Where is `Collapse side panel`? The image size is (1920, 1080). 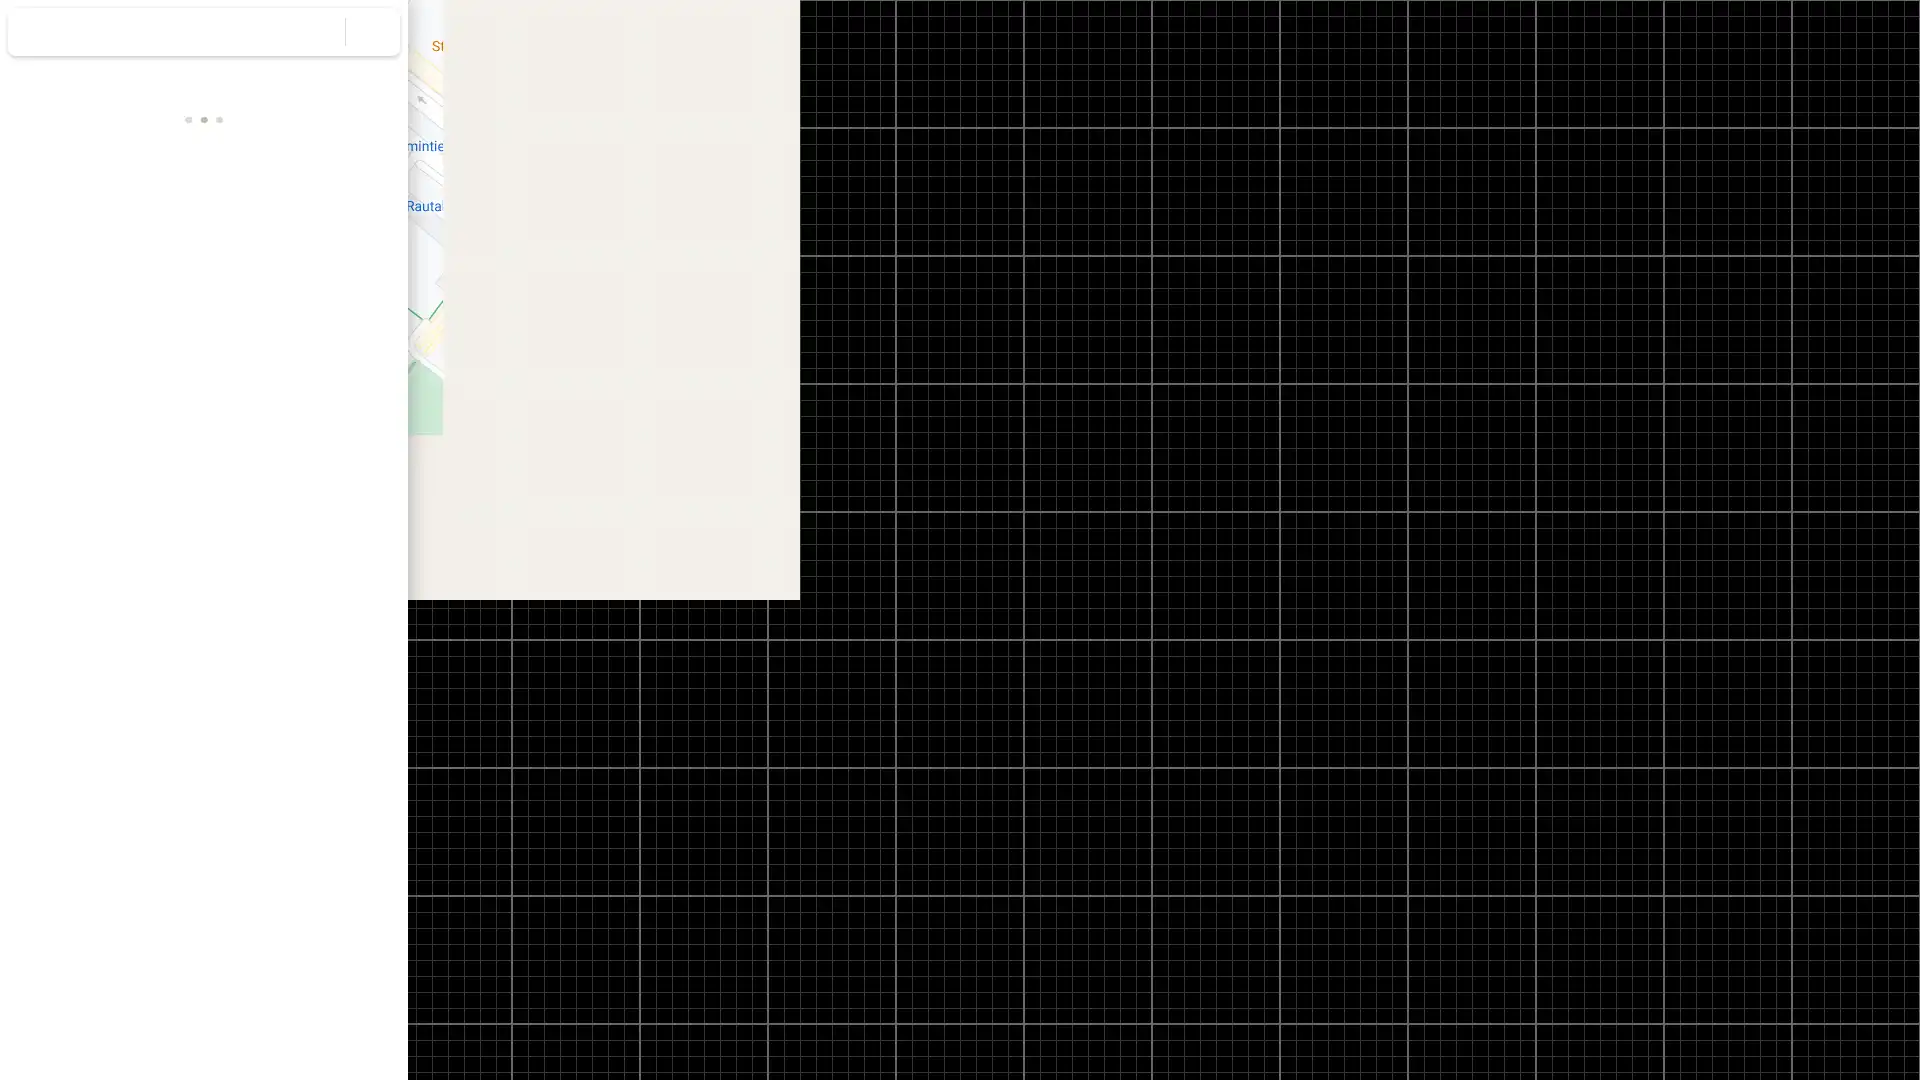
Collapse side panel is located at coordinates (331, 540).